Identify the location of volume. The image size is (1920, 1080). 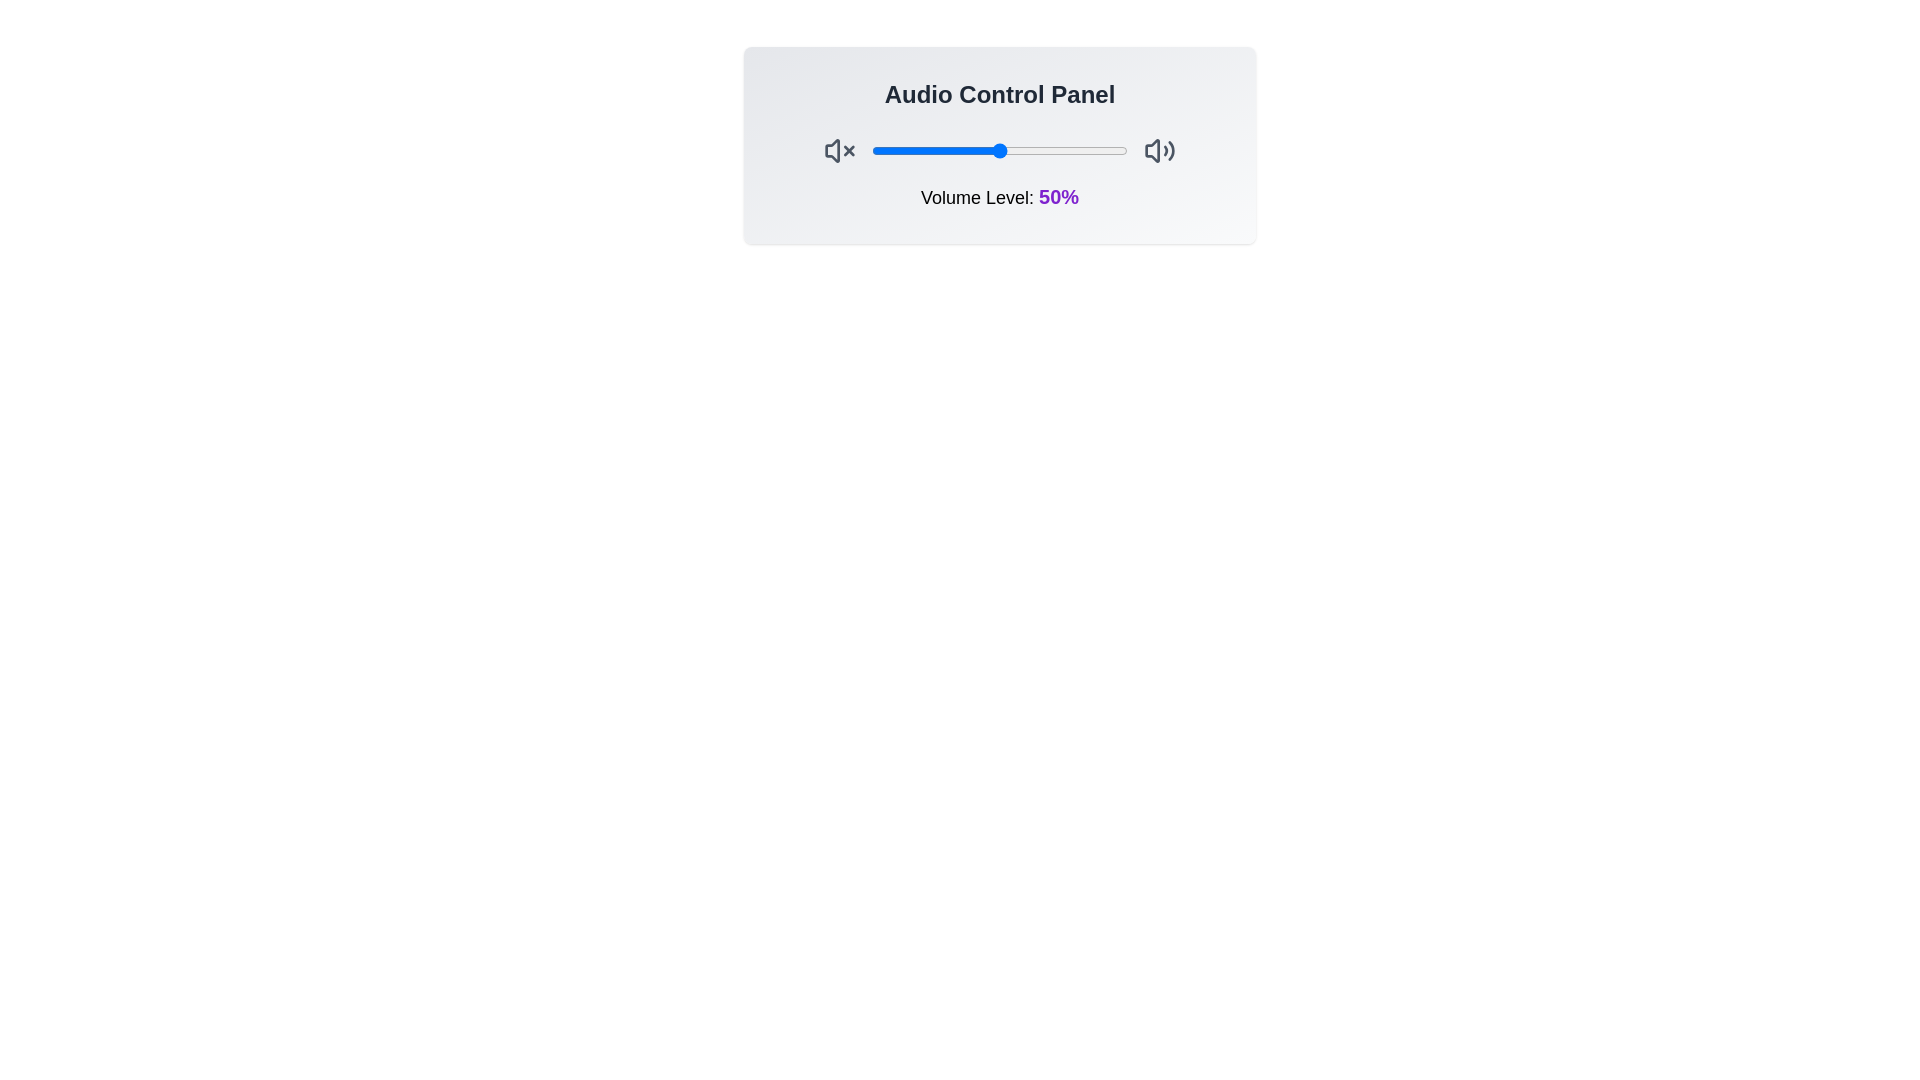
(994, 149).